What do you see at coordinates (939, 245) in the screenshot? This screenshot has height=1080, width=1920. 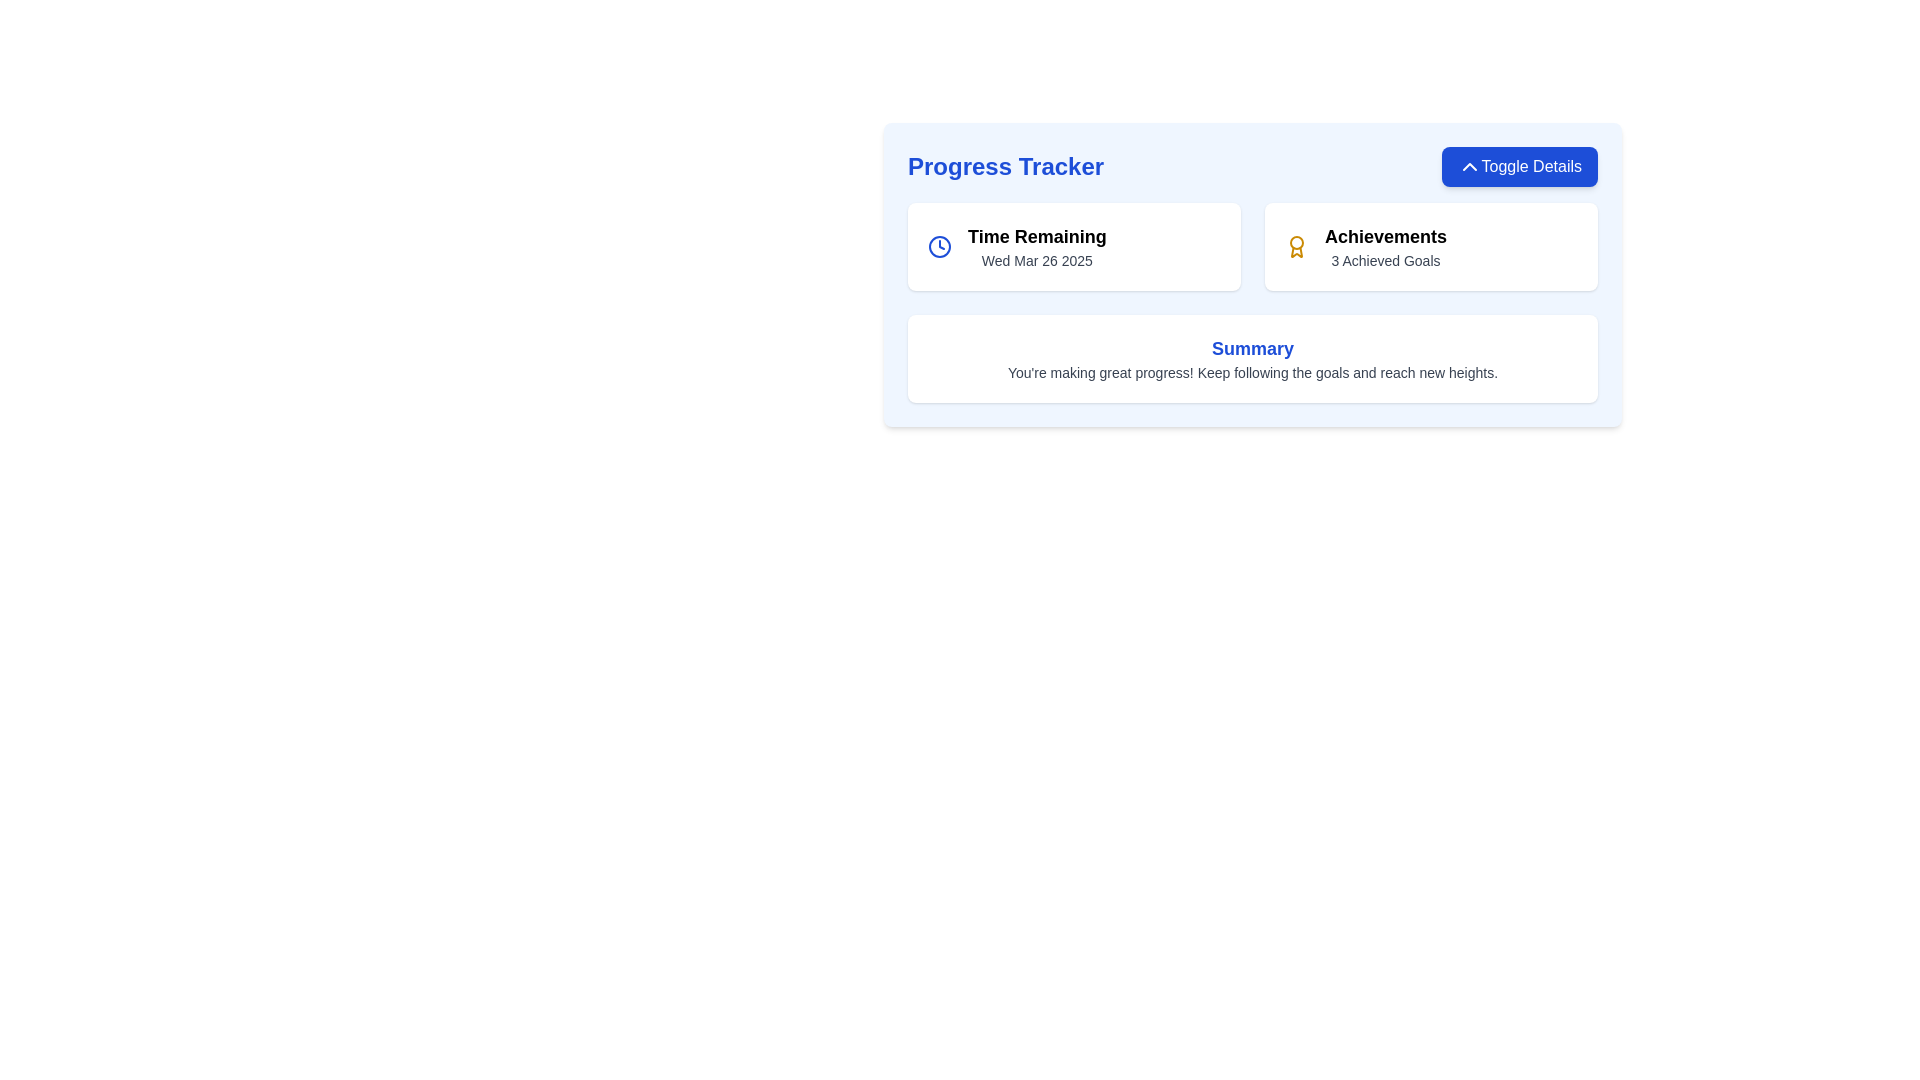 I see `the decorative SVG circle that serves as the clock's outline, which is located to the left of the 'Time Remaining' text in the top-left card of the 'Progress Tracker' section` at bounding box center [939, 245].